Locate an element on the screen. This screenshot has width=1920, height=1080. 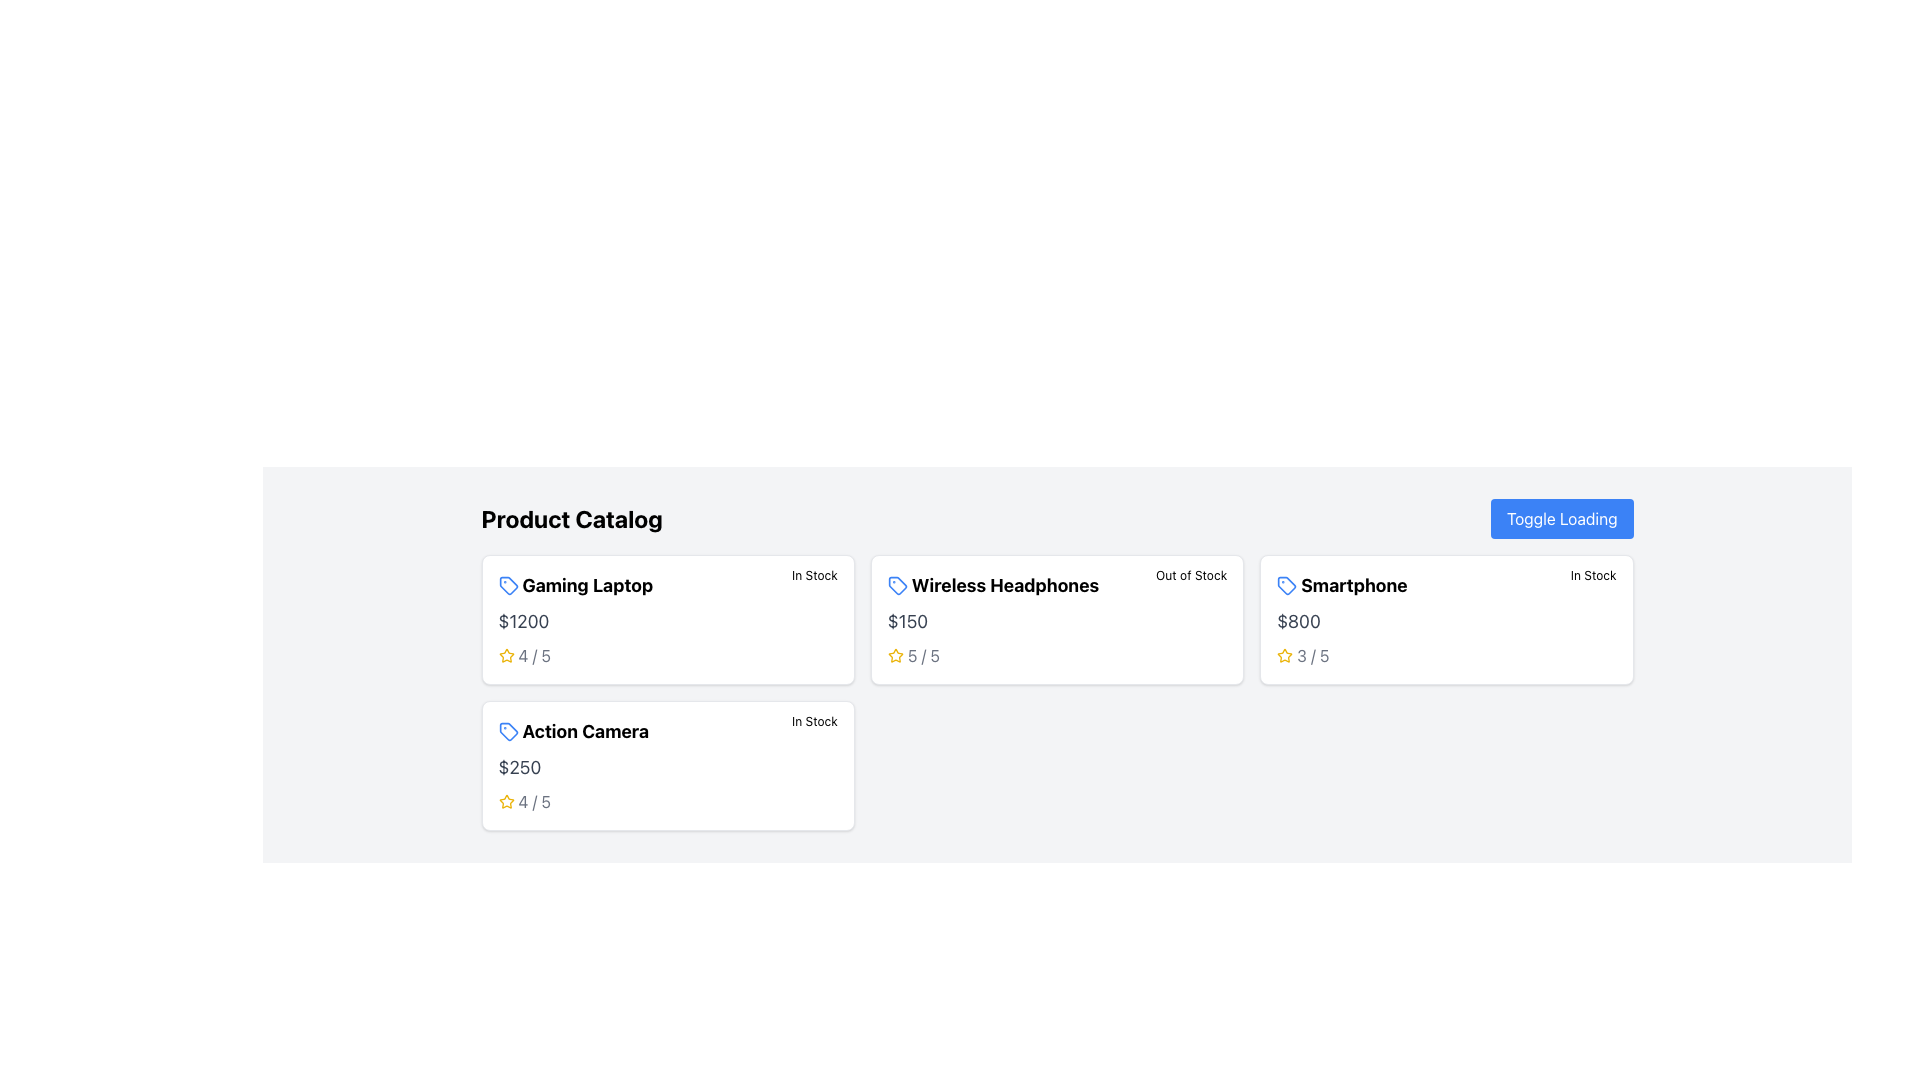
the product display card for the Smartphone located in the top-right quadrant of the grid, specifically the third card in the first row is located at coordinates (1446, 619).